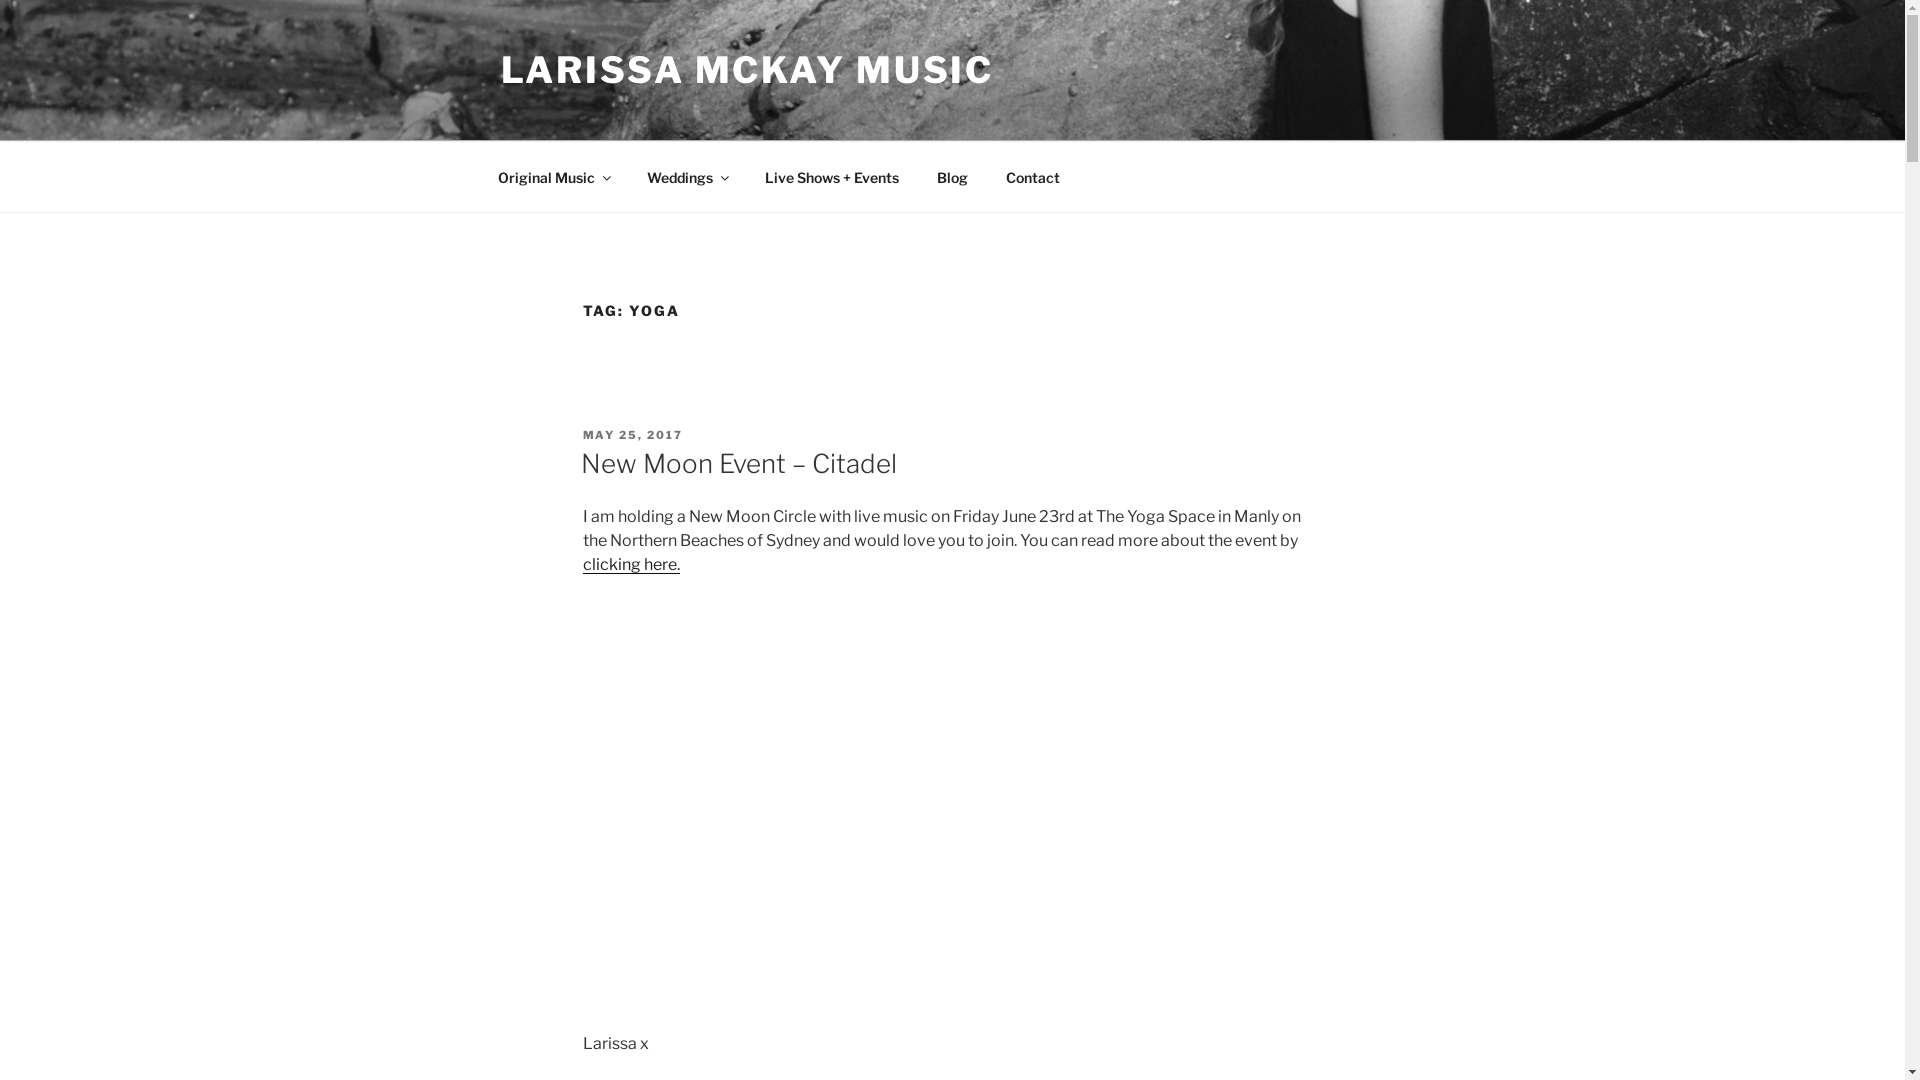 This screenshot has width=1920, height=1080. What do you see at coordinates (952, 175) in the screenshot?
I see `'Blog'` at bounding box center [952, 175].